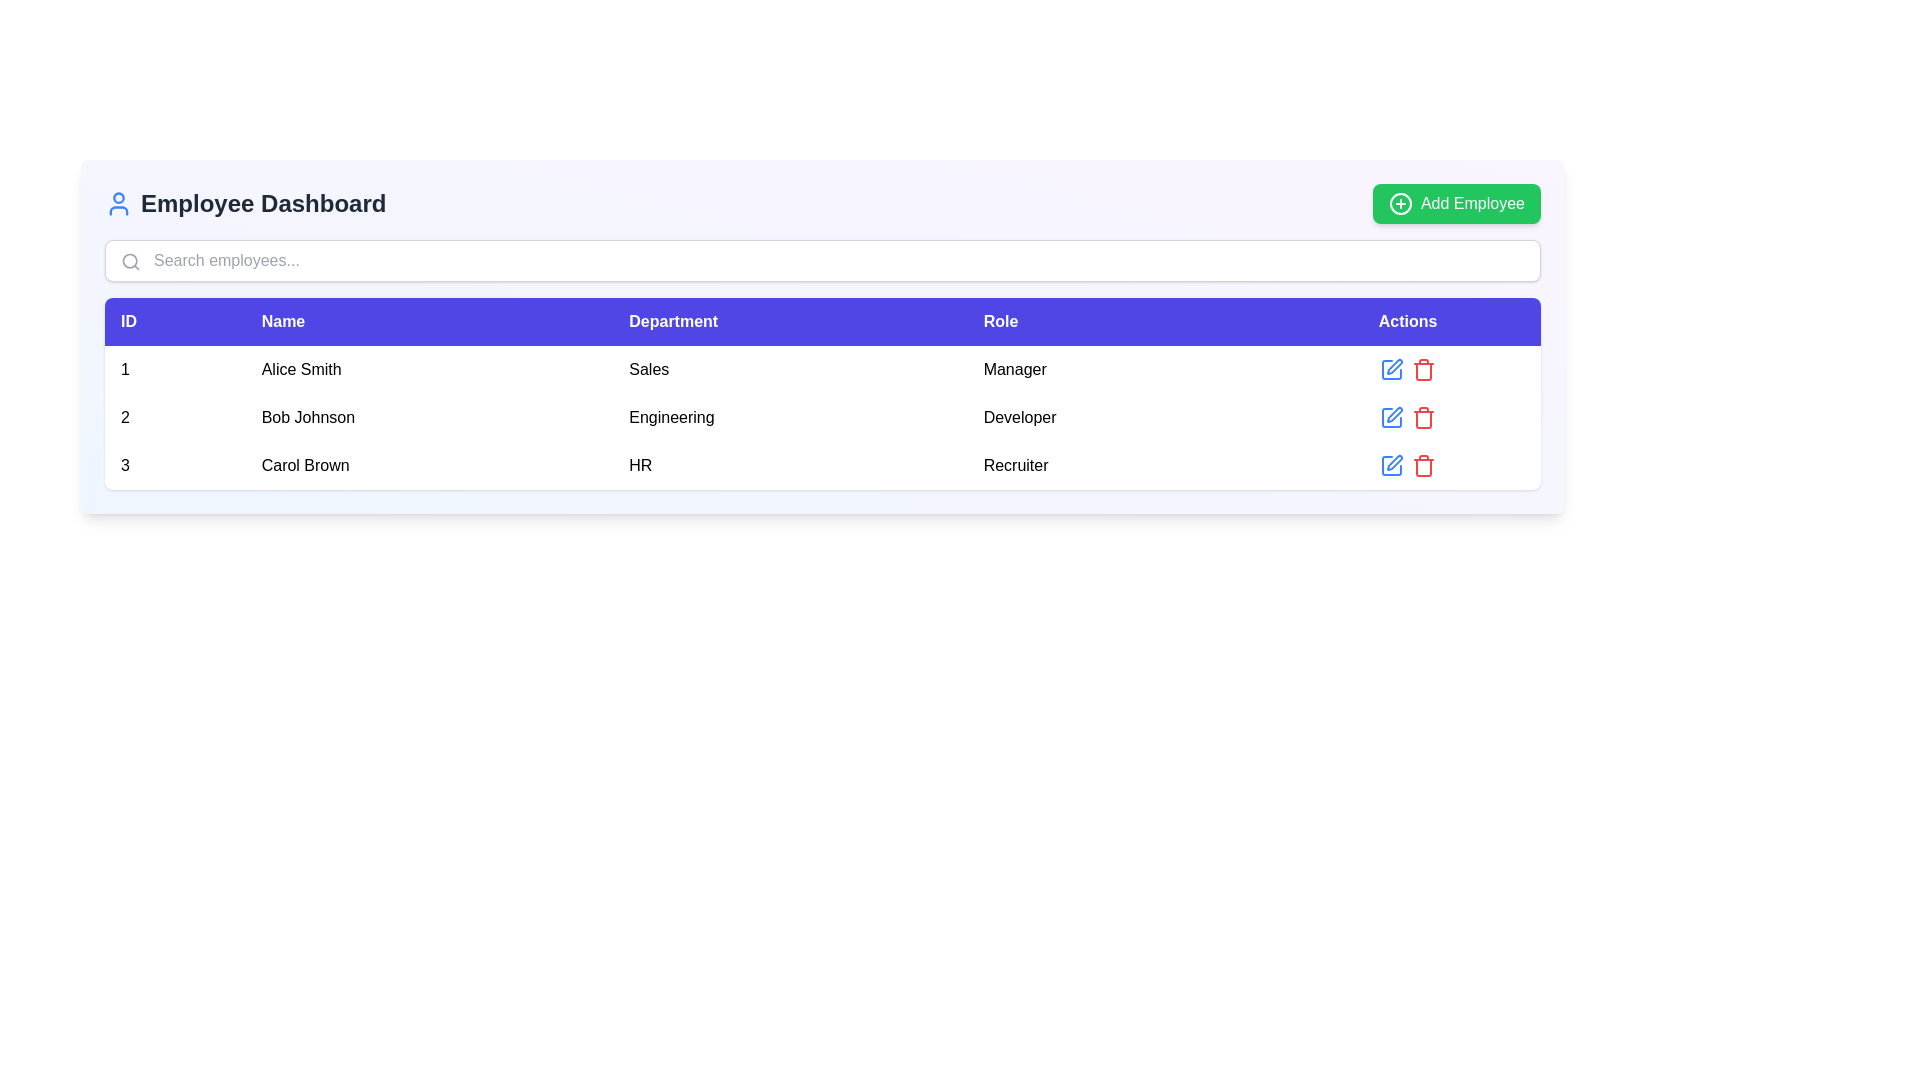 The height and width of the screenshot is (1080, 1920). Describe the element at coordinates (1394, 414) in the screenshot. I see `the edit/pencil icon located in the third row of the table under the 'Actions' column to initiate the edit action` at that location.